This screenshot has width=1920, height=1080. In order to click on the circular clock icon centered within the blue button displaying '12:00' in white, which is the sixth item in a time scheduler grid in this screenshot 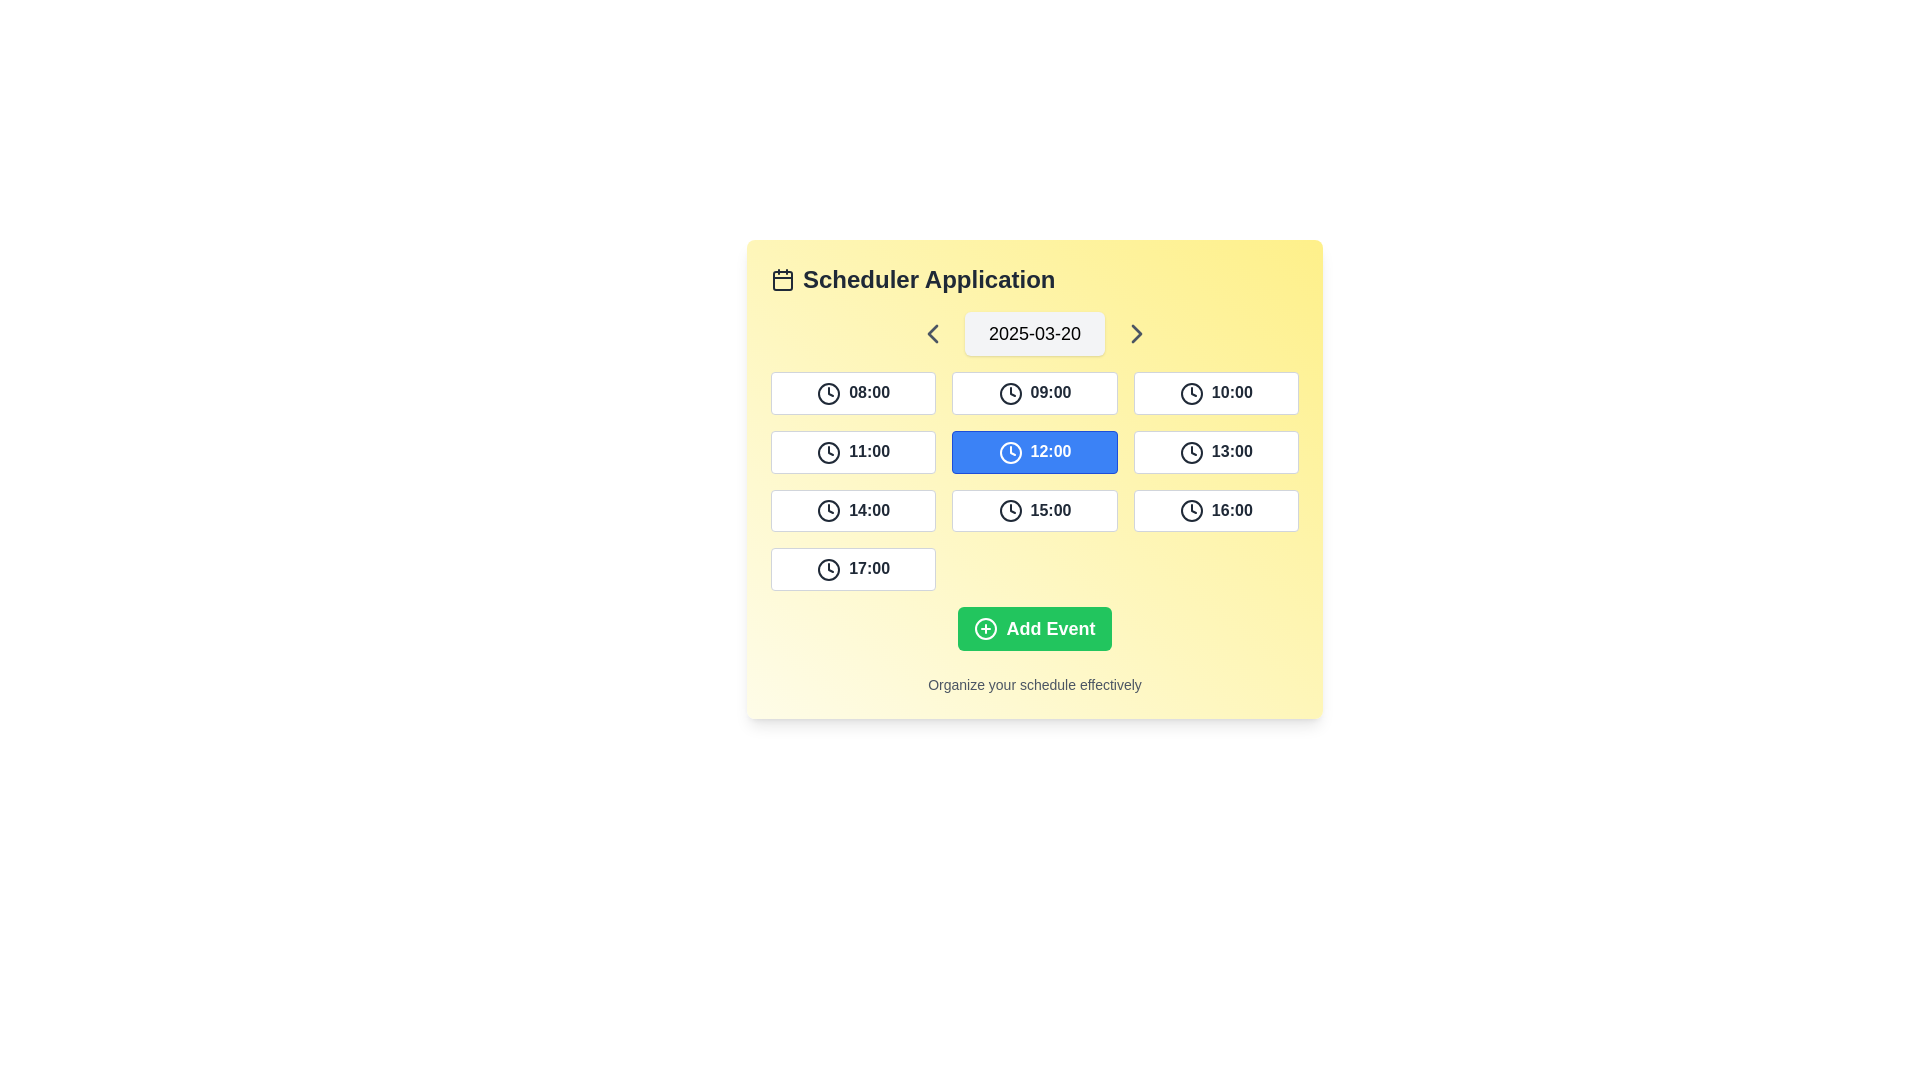, I will do `click(1010, 452)`.